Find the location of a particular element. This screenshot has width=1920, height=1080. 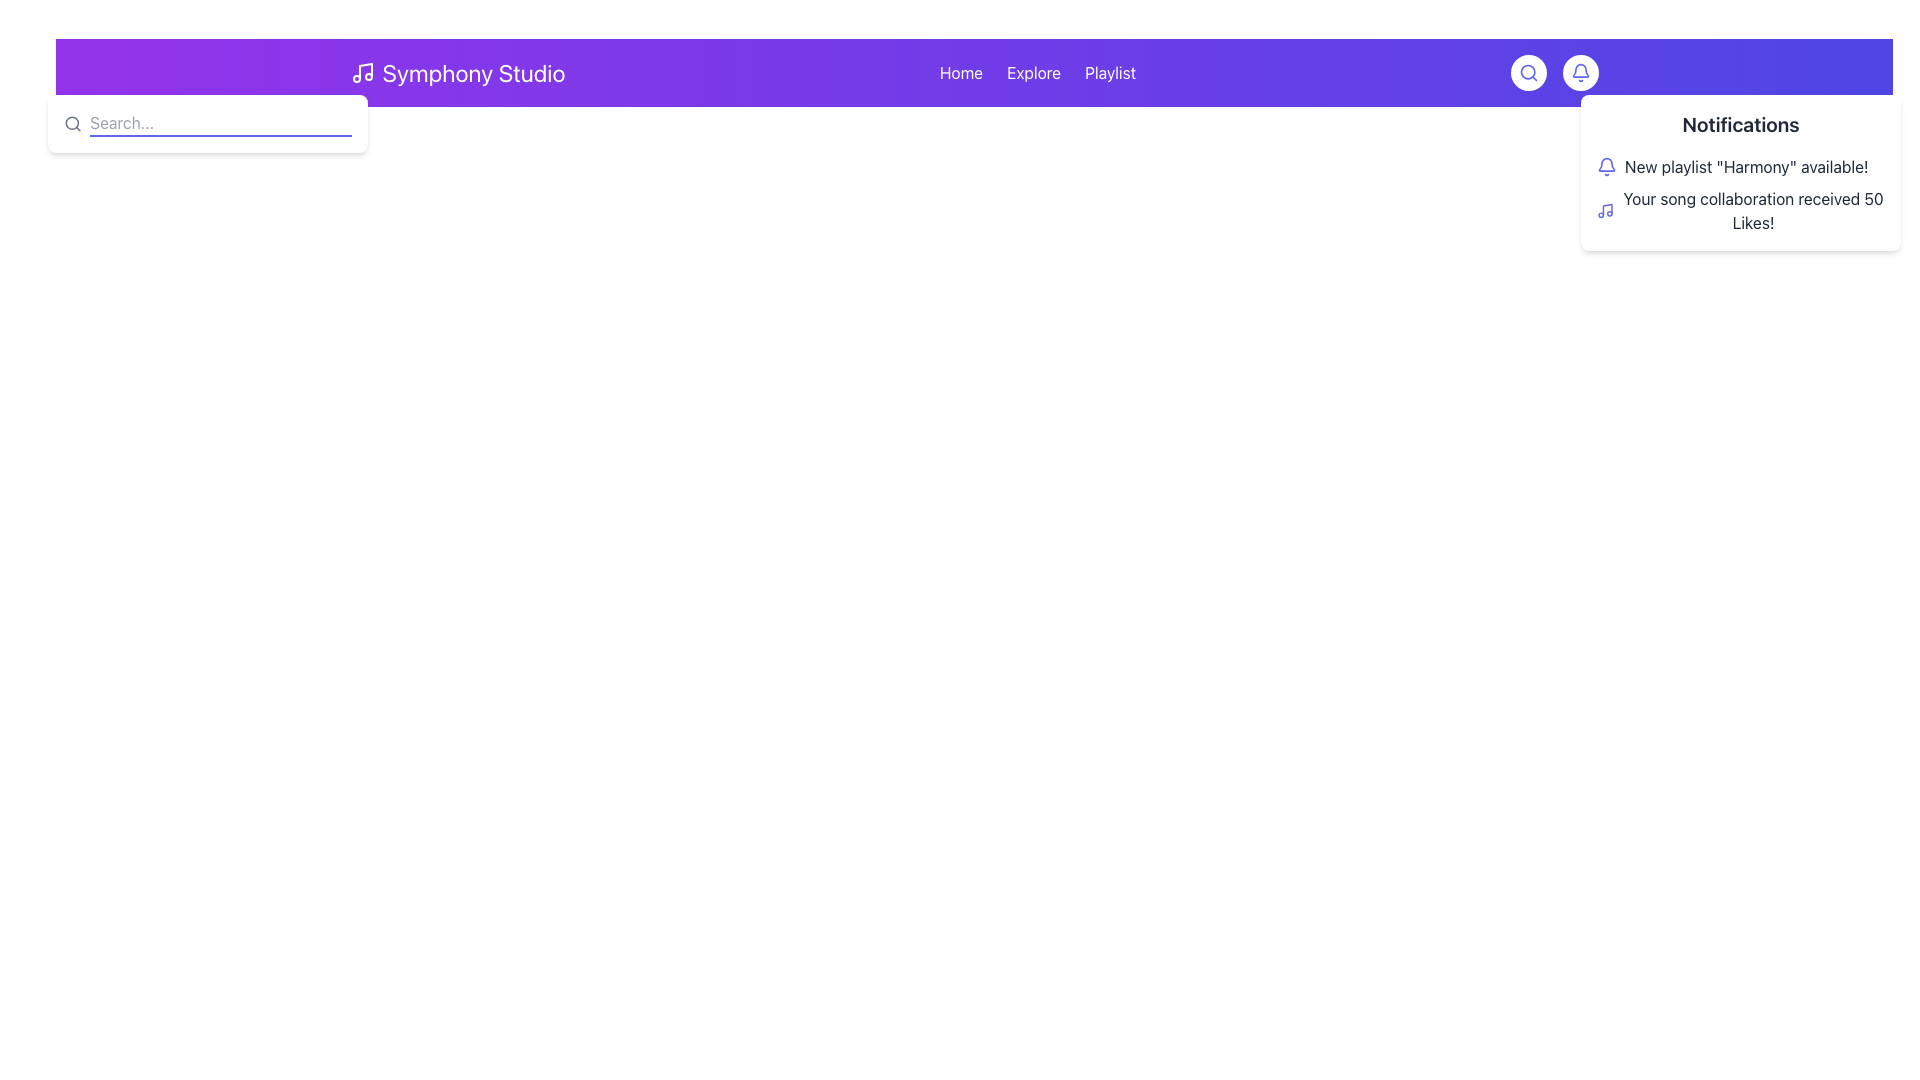

the 'Home', 'Explore', or 'Playlist' link in the Navigation bar labeled 'Symphony Studio' is located at coordinates (974, 72).